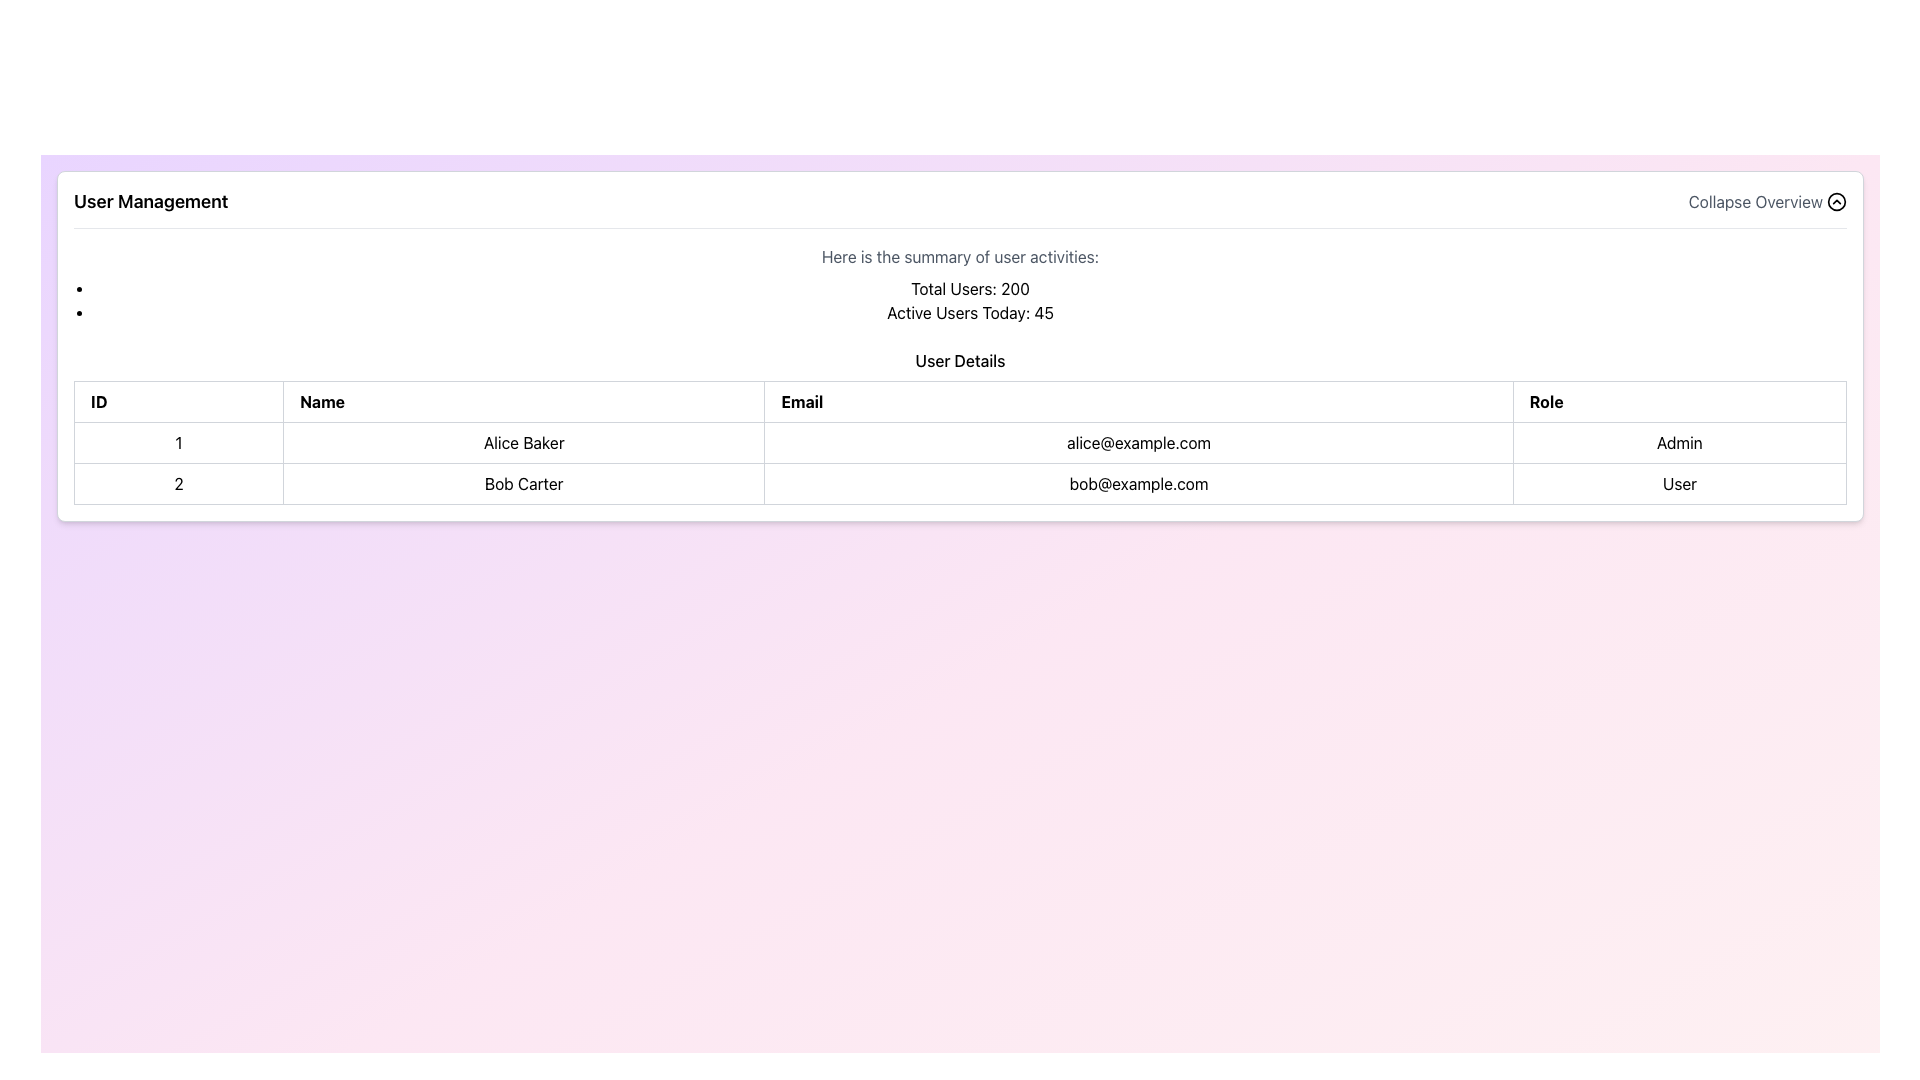 Image resolution: width=1920 pixels, height=1080 pixels. What do you see at coordinates (1679, 442) in the screenshot?
I see `the 'Admin' text label in the Role column for user 'Alice Baker', which is displayed in black text within a white background and a thin border` at bounding box center [1679, 442].